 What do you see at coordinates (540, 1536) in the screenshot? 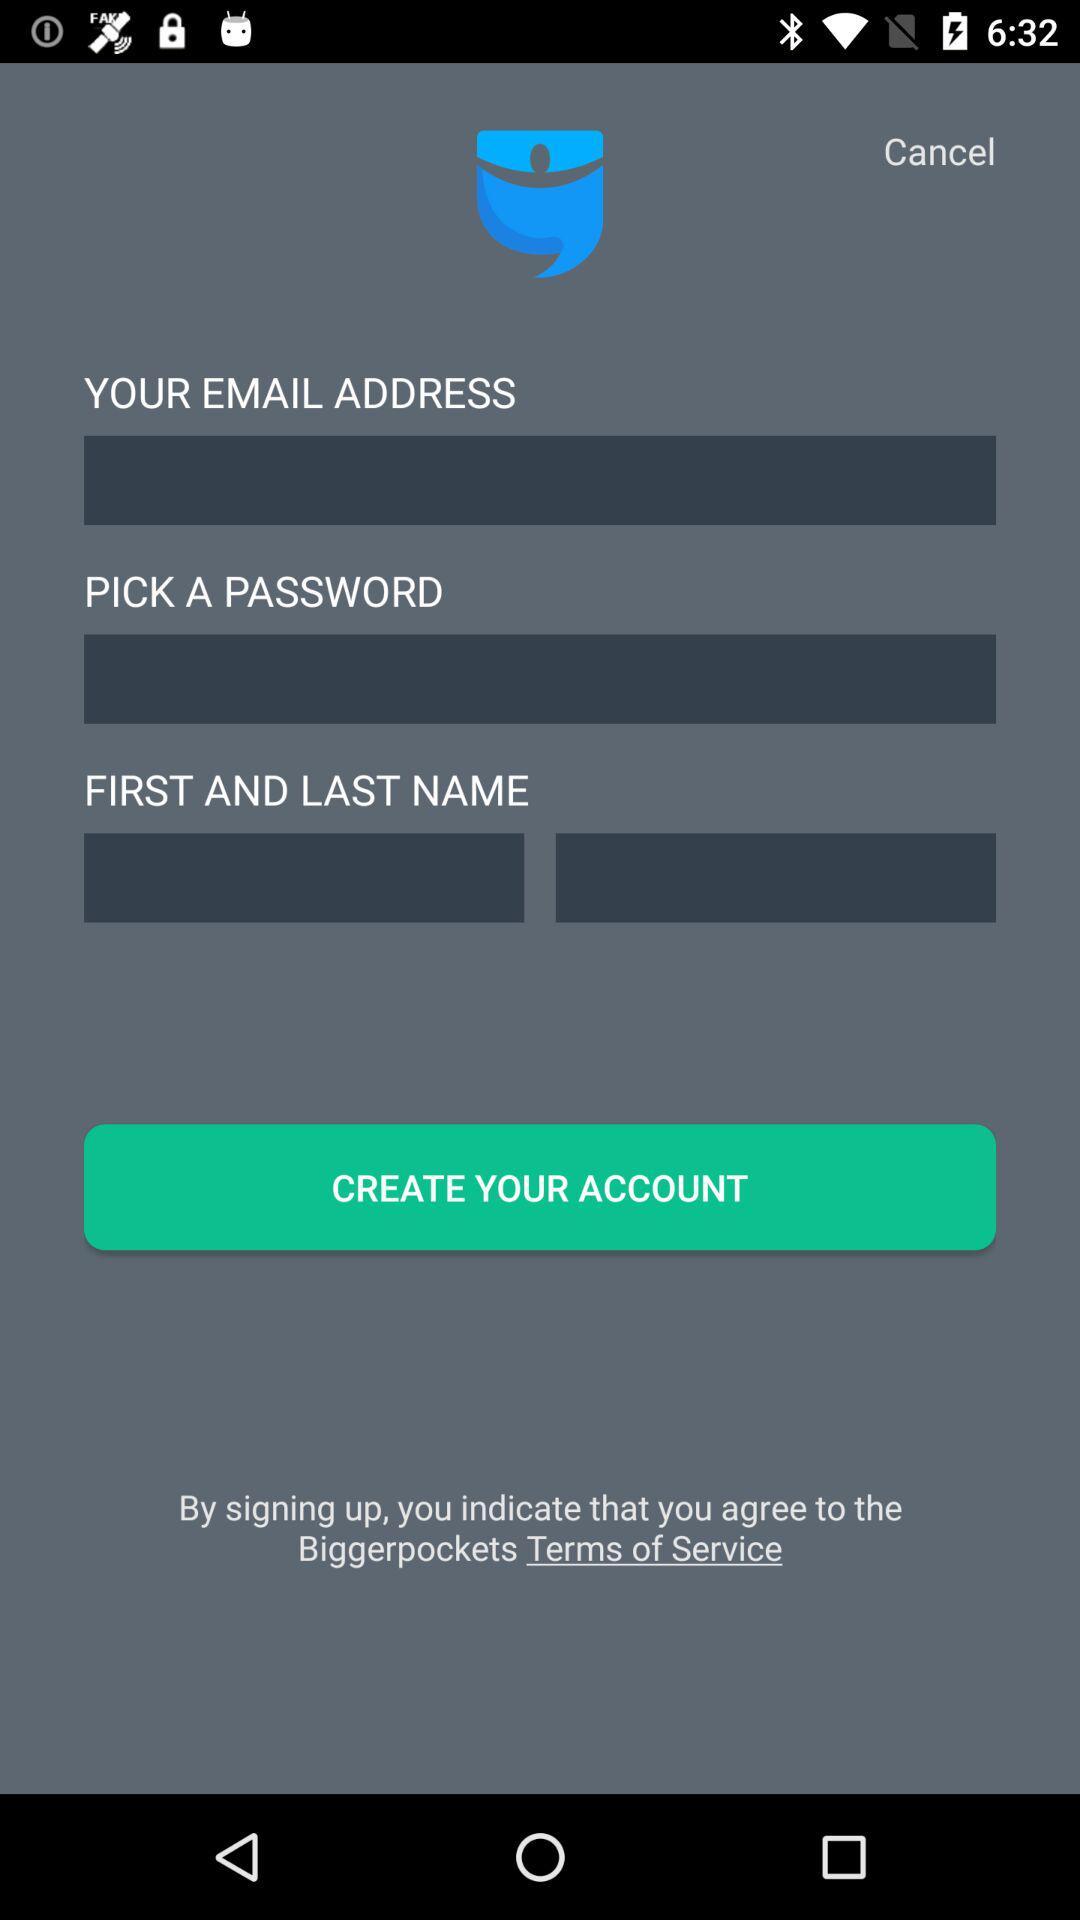
I see `the by signing up` at bounding box center [540, 1536].